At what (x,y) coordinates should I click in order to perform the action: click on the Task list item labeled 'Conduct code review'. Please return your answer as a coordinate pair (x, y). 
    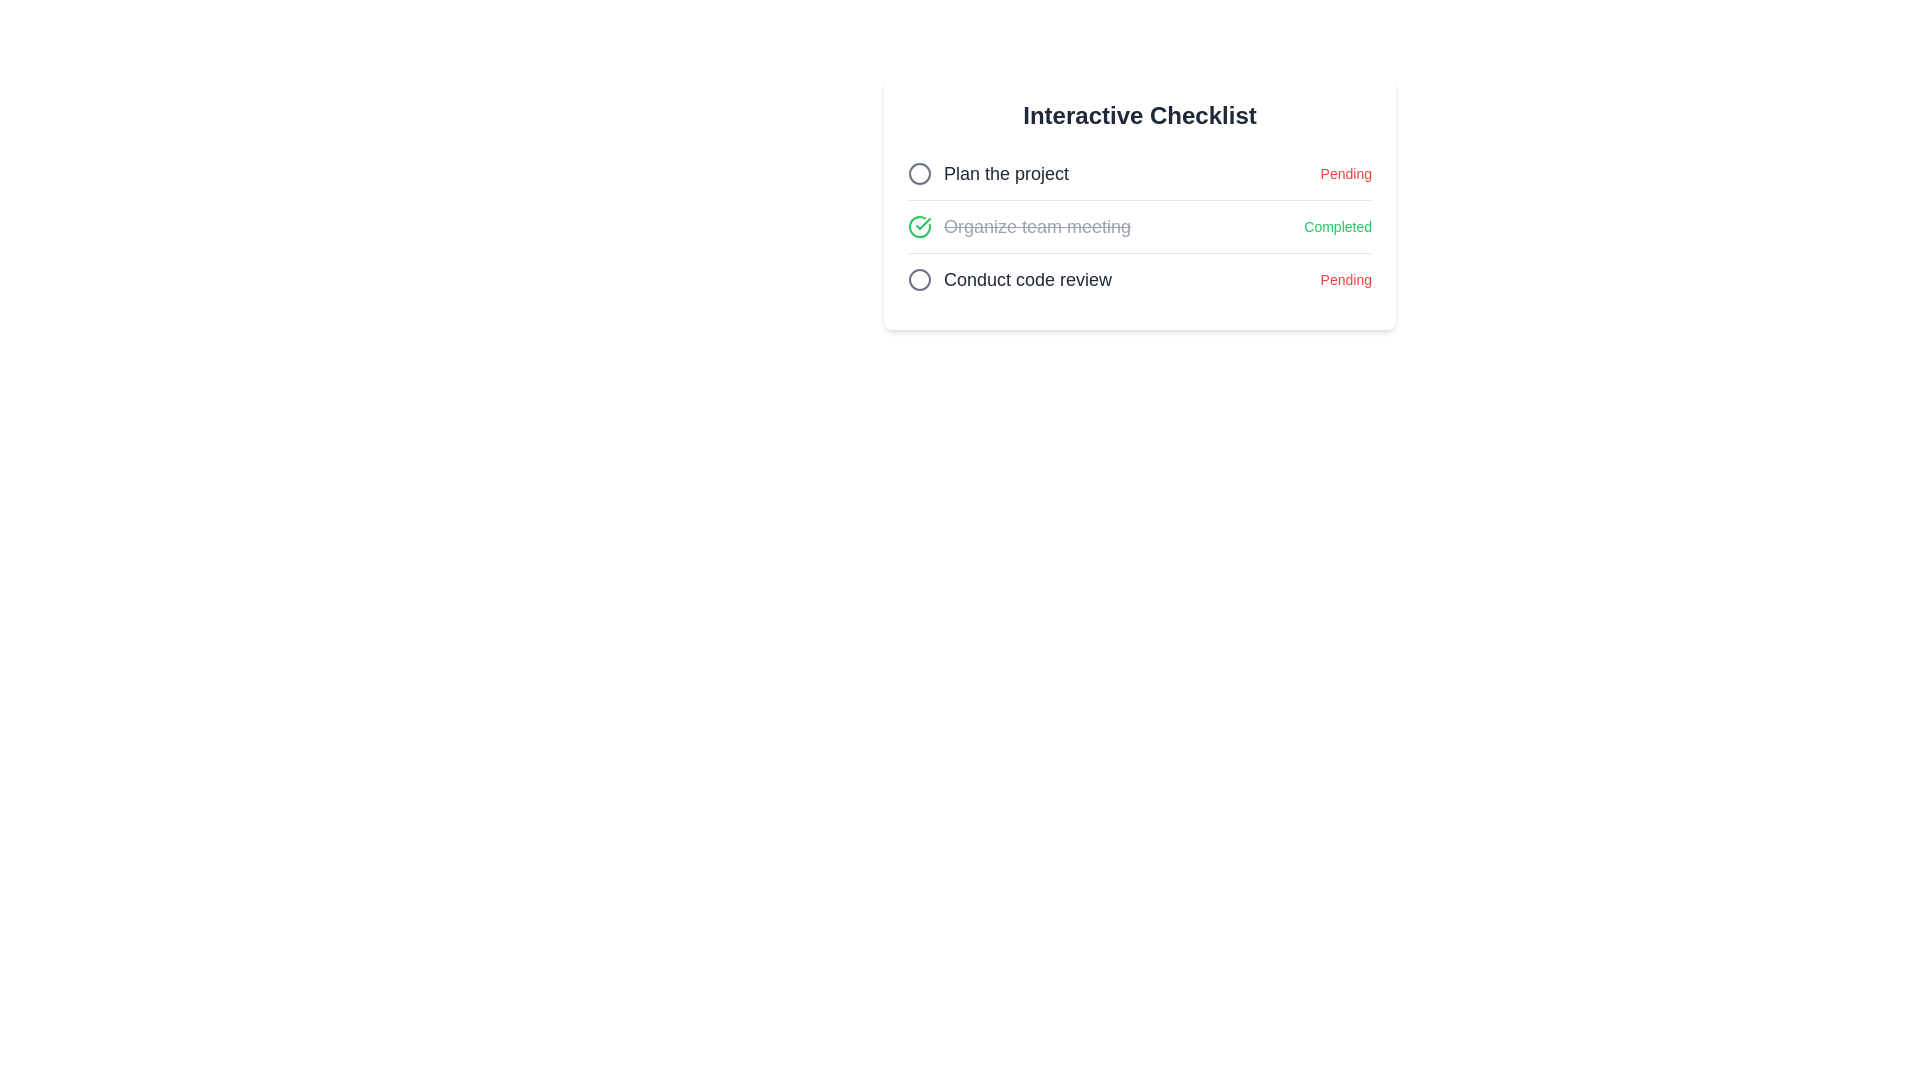
    Looking at the image, I should click on (1010, 280).